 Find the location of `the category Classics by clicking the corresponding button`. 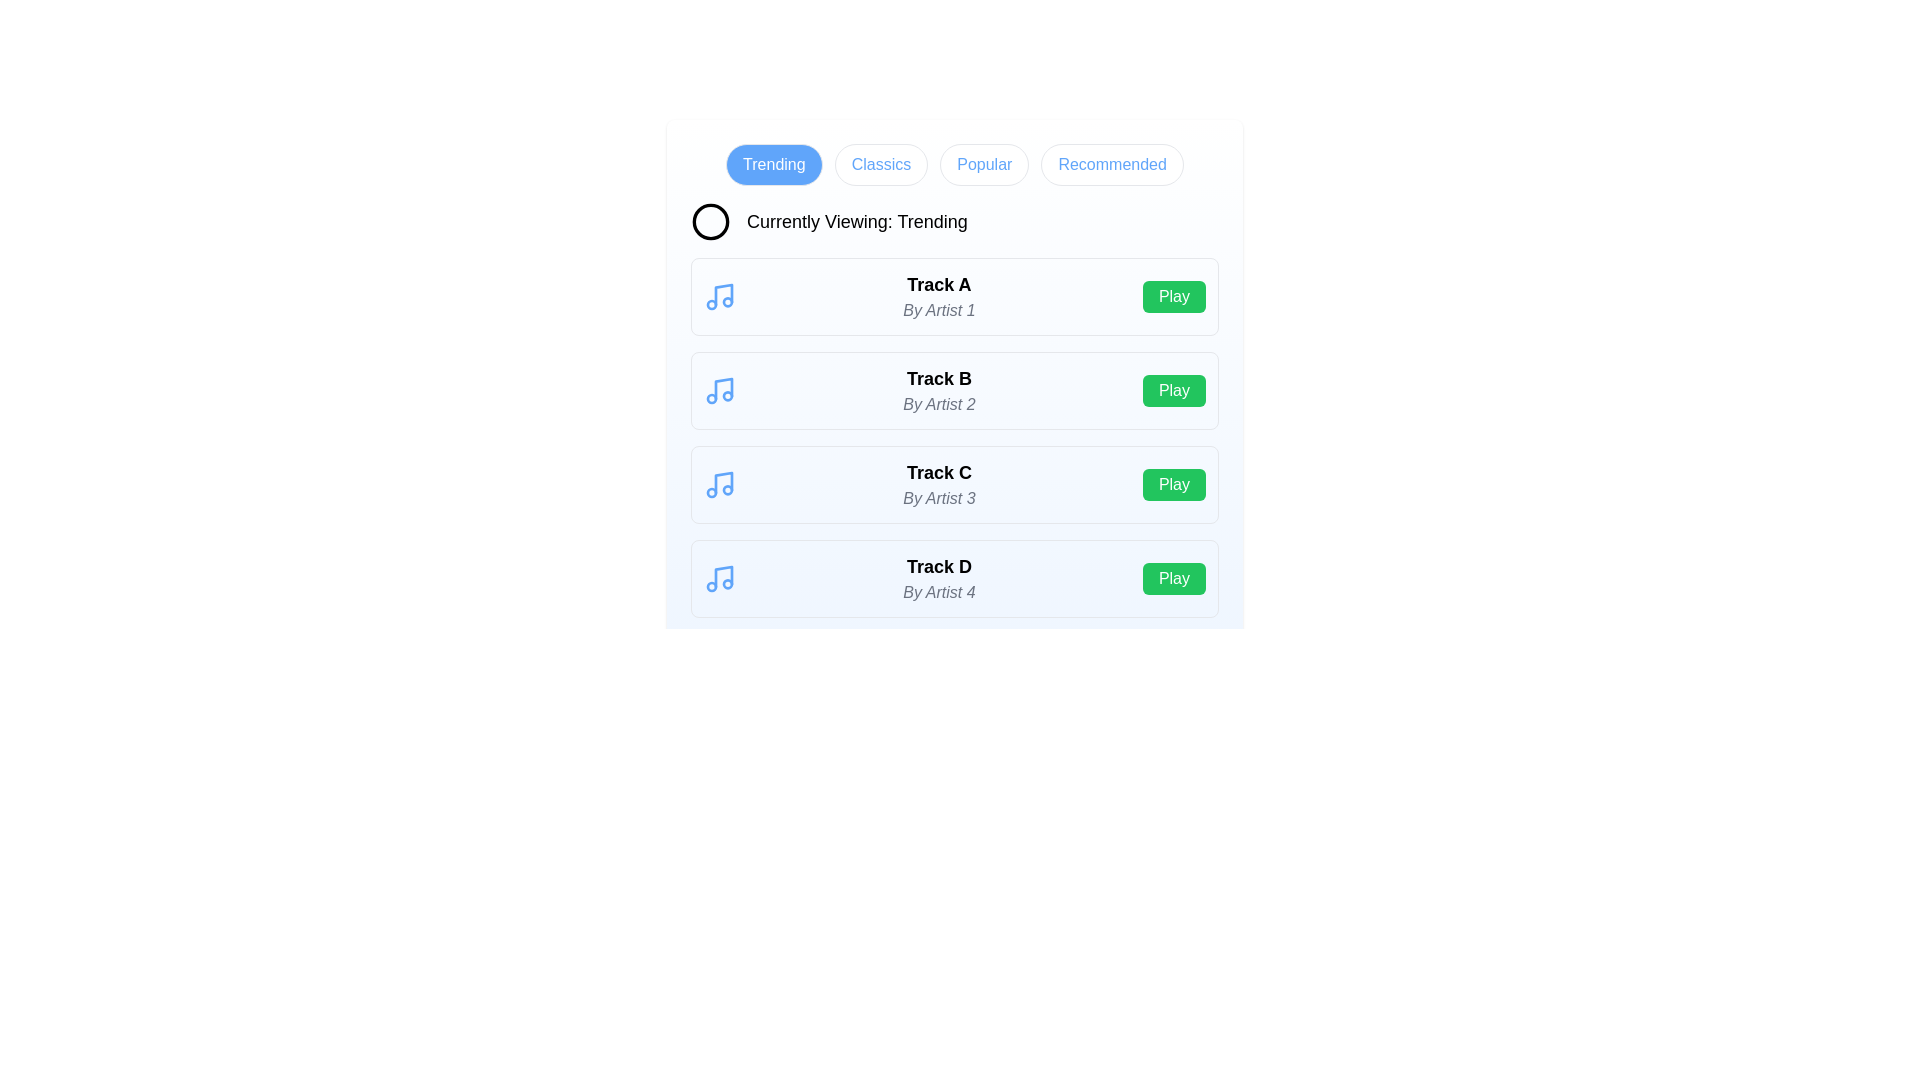

the category Classics by clicking the corresponding button is located at coordinates (880, 164).